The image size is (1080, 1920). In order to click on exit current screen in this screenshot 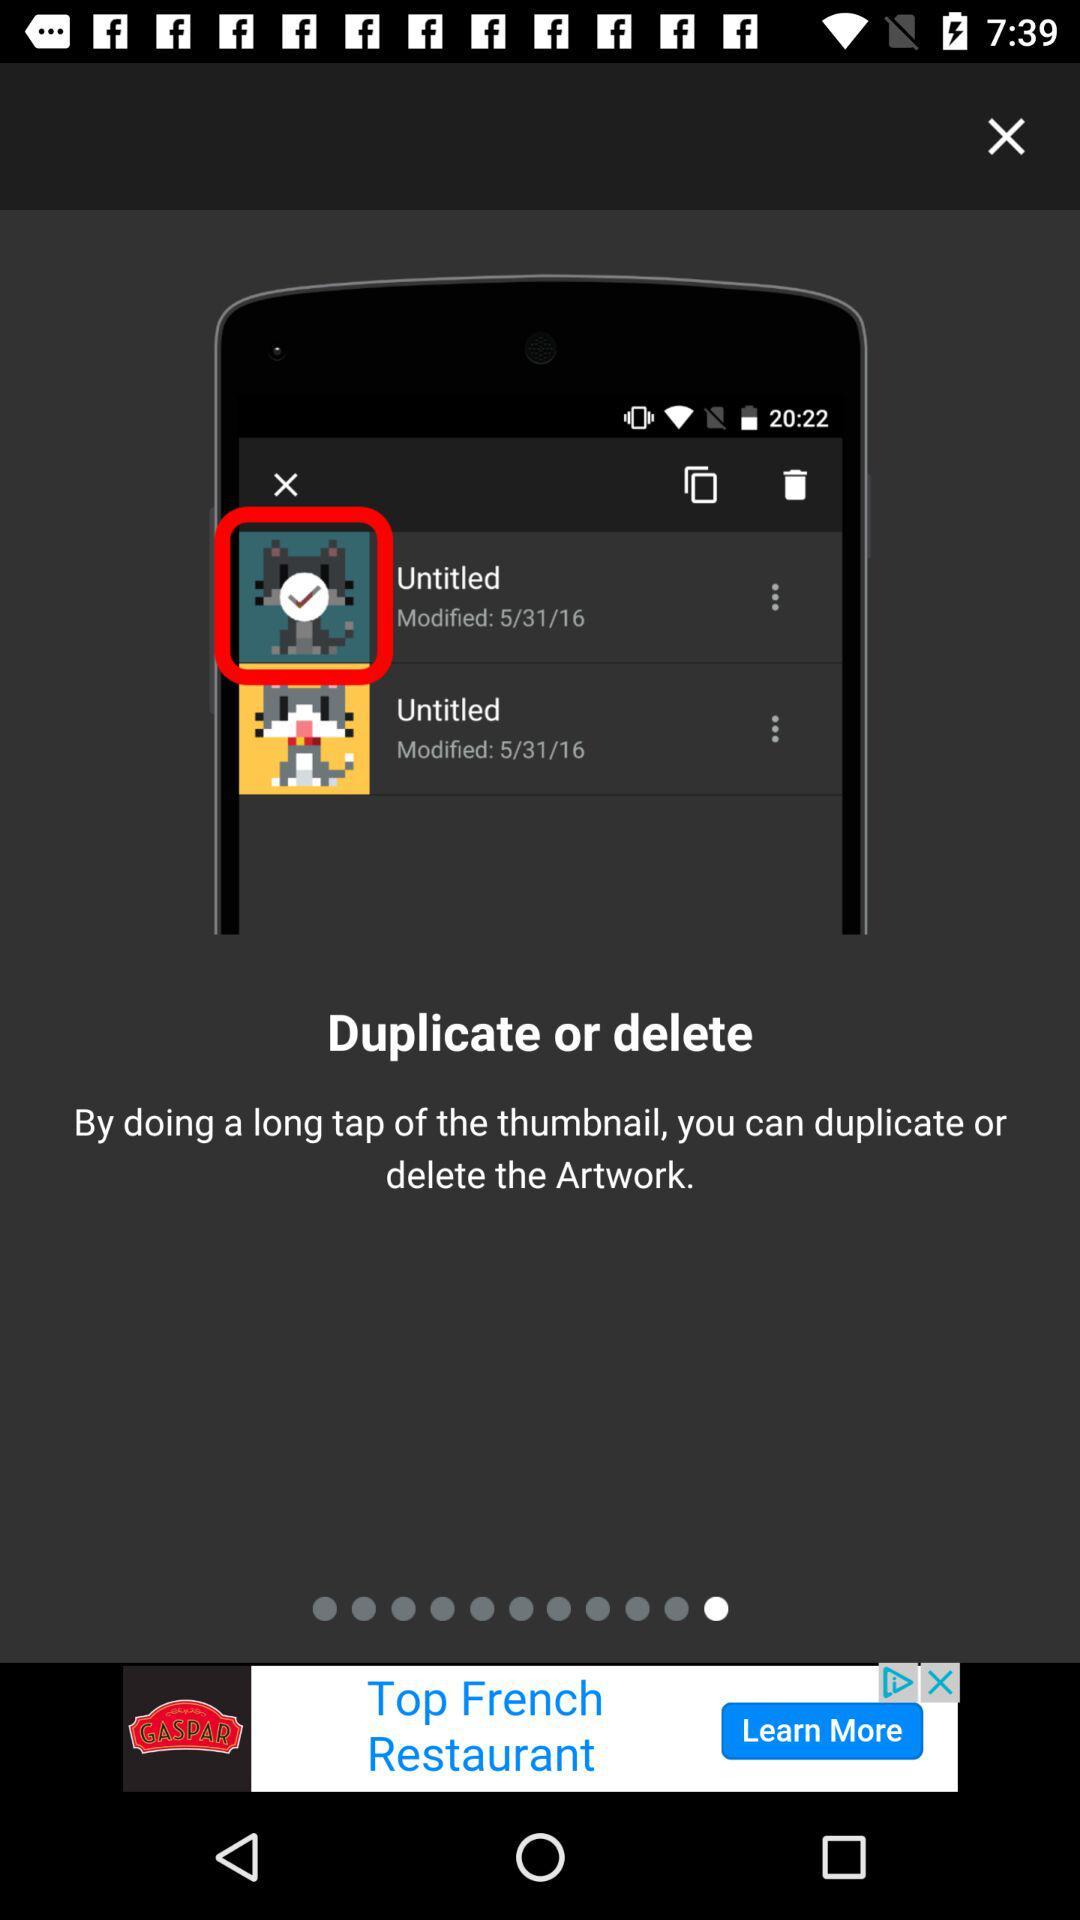, I will do `click(1006, 135)`.